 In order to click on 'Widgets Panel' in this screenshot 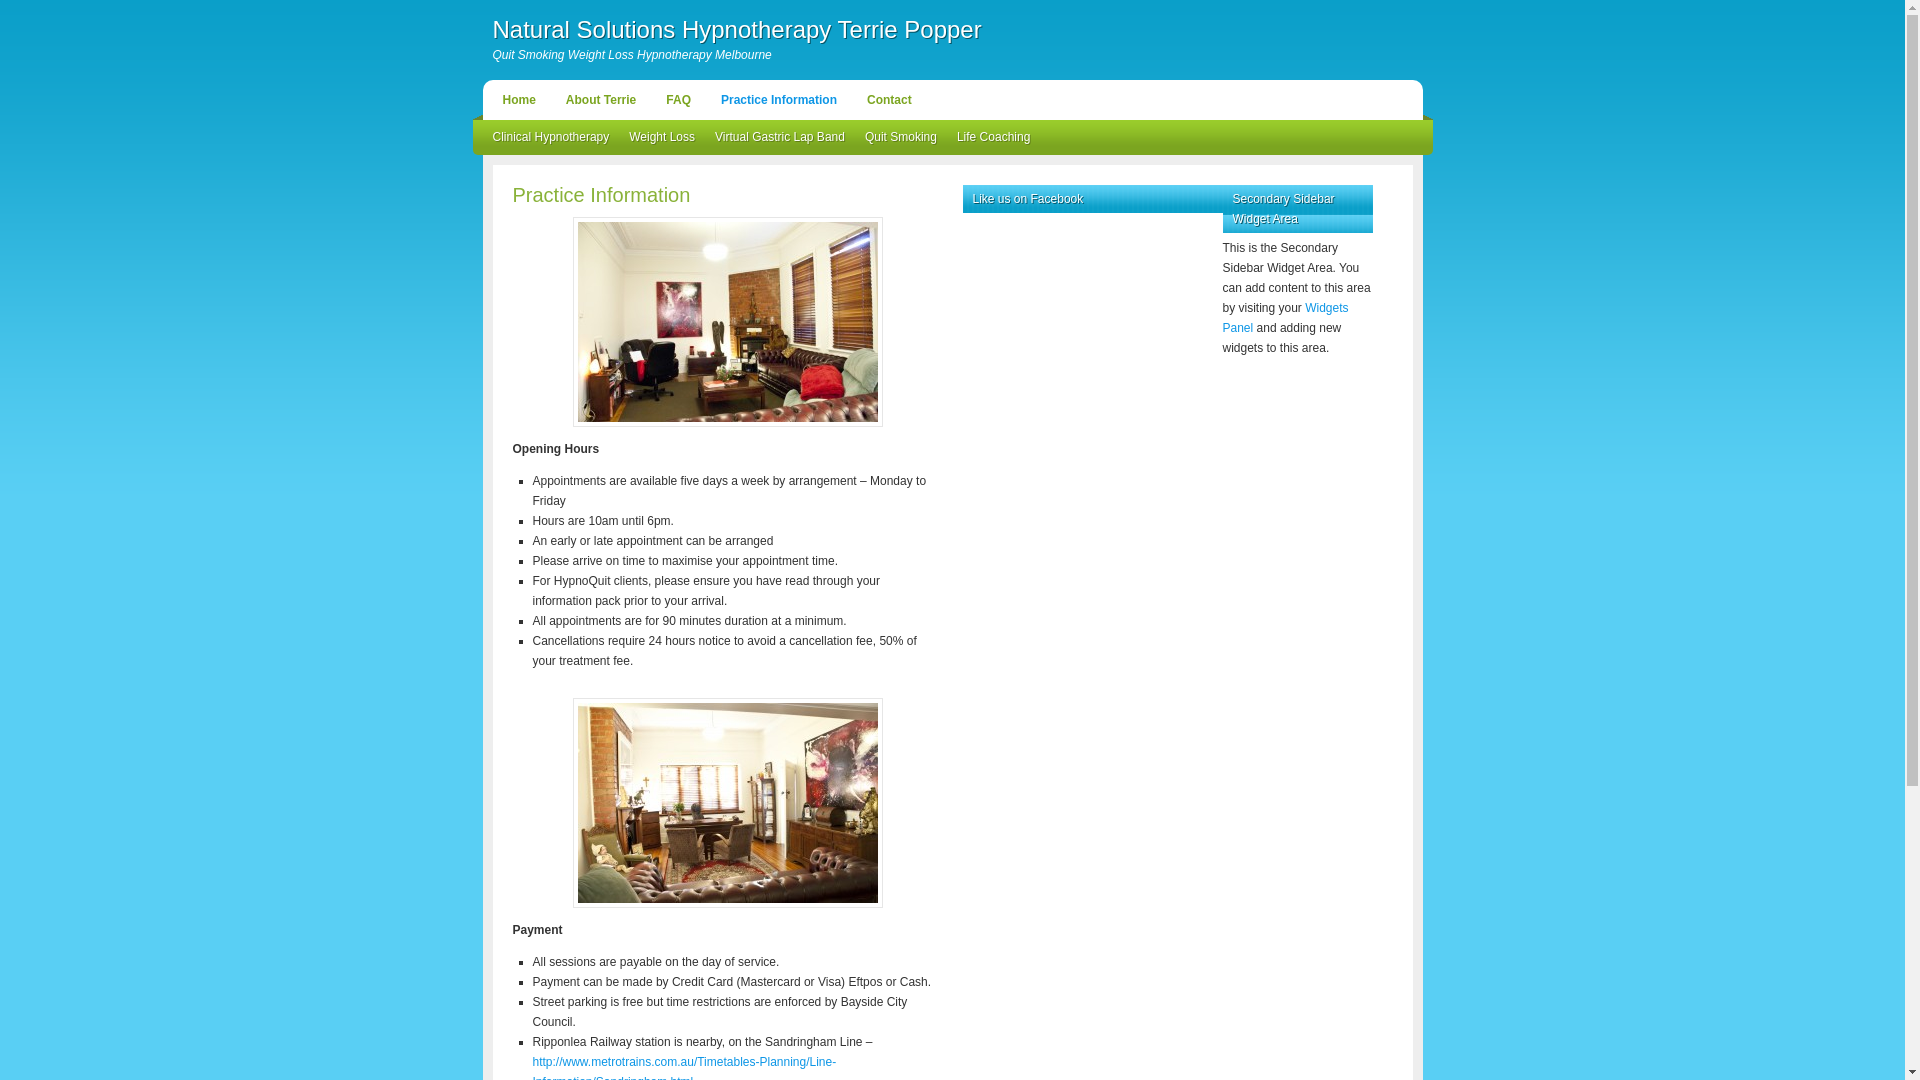, I will do `click(1285, 316)`.